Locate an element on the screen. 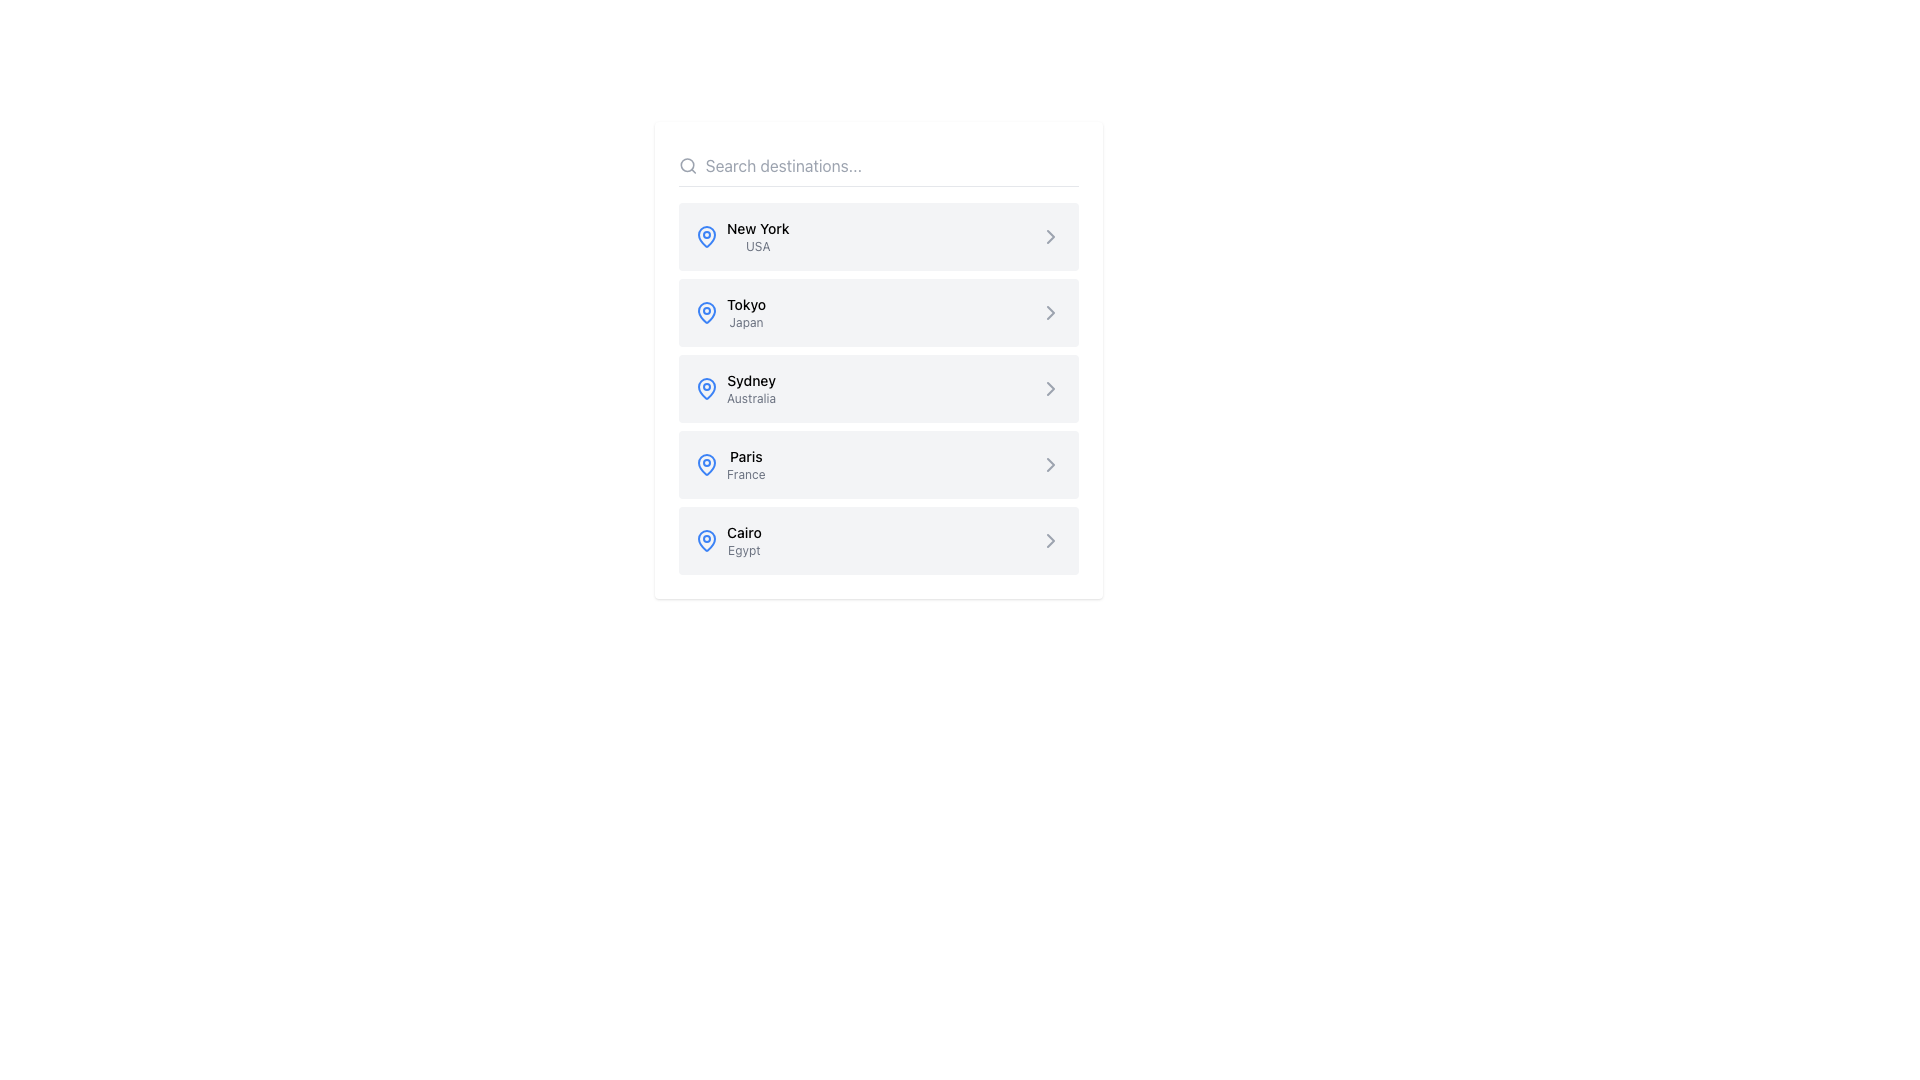  the location icon next to the text 'Paris' is located at coordinates (706, 465).